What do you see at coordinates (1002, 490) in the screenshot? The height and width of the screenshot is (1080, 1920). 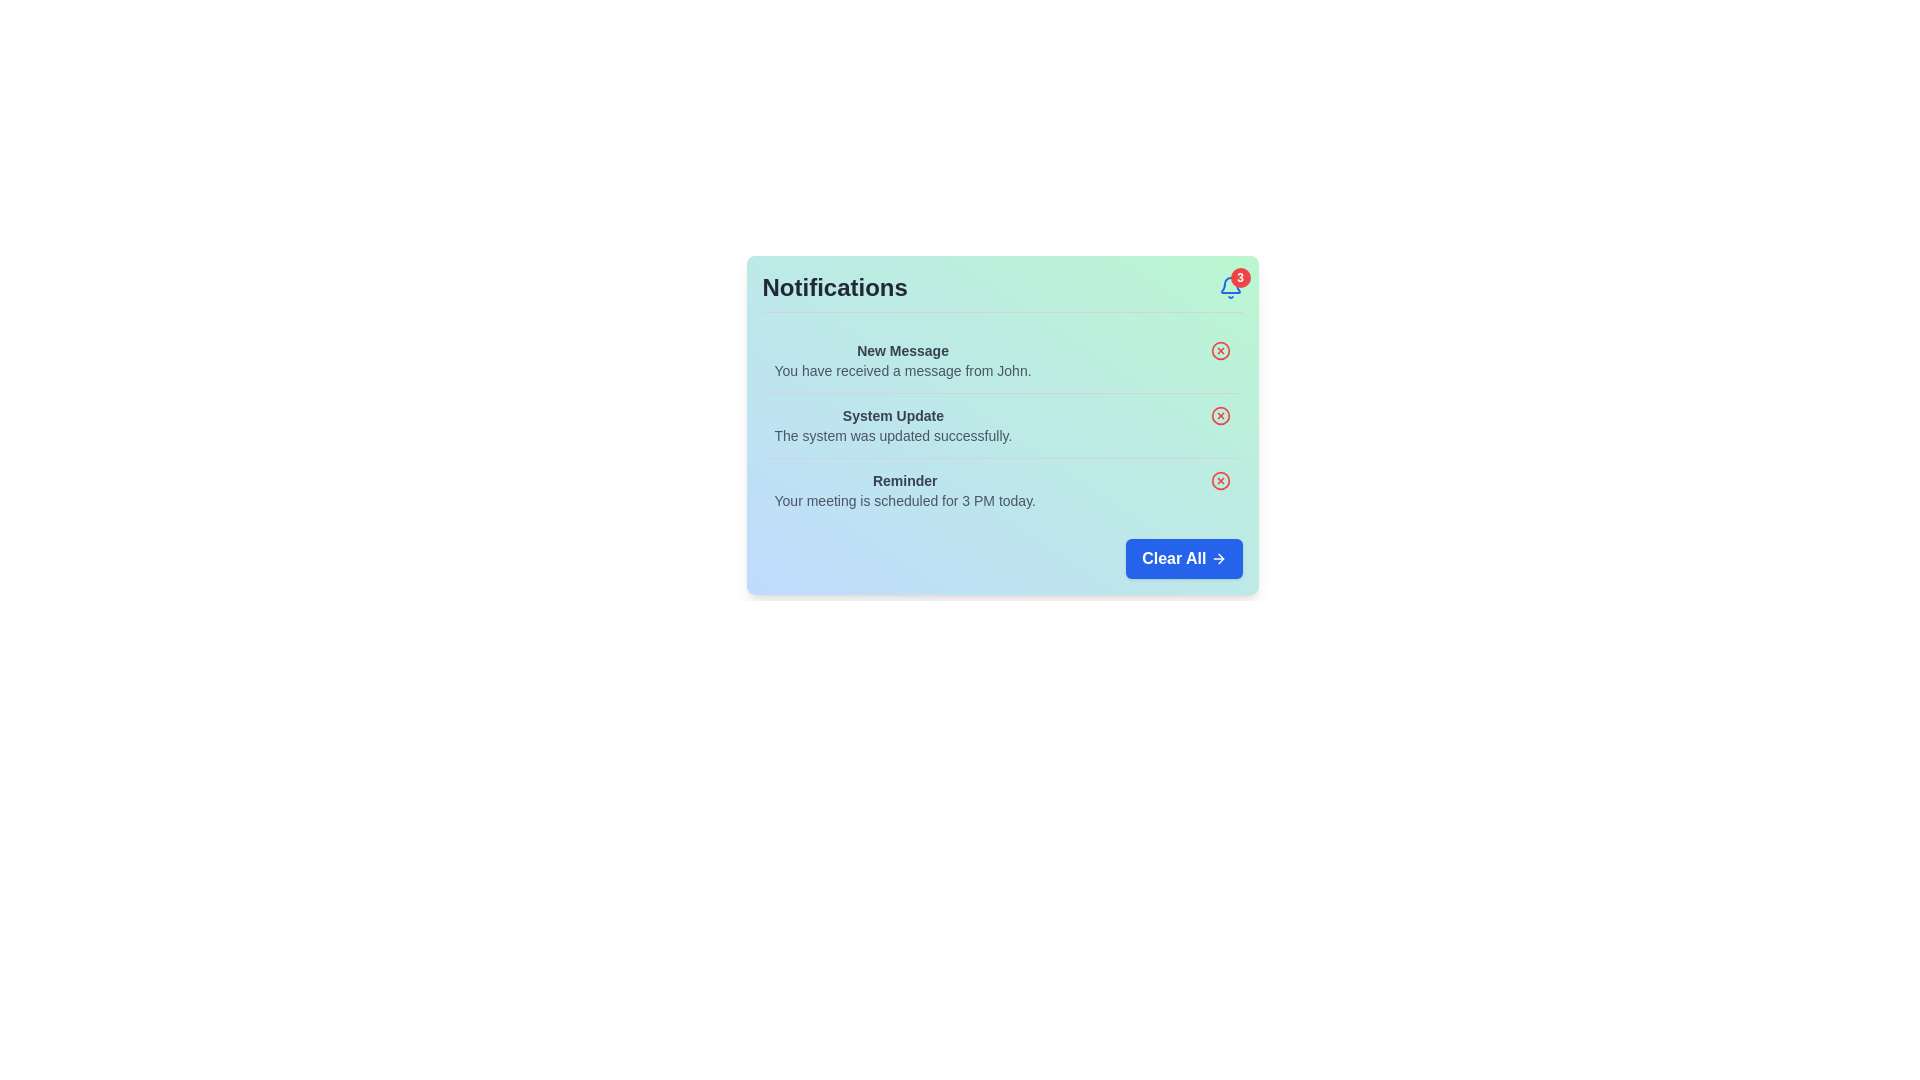 I see `the Notification card displaying 'Reminder' with the message 'Your meeting is scheduled for 3 PM today', which is the third entry in the notification list` at bounding box center [1002, 490].